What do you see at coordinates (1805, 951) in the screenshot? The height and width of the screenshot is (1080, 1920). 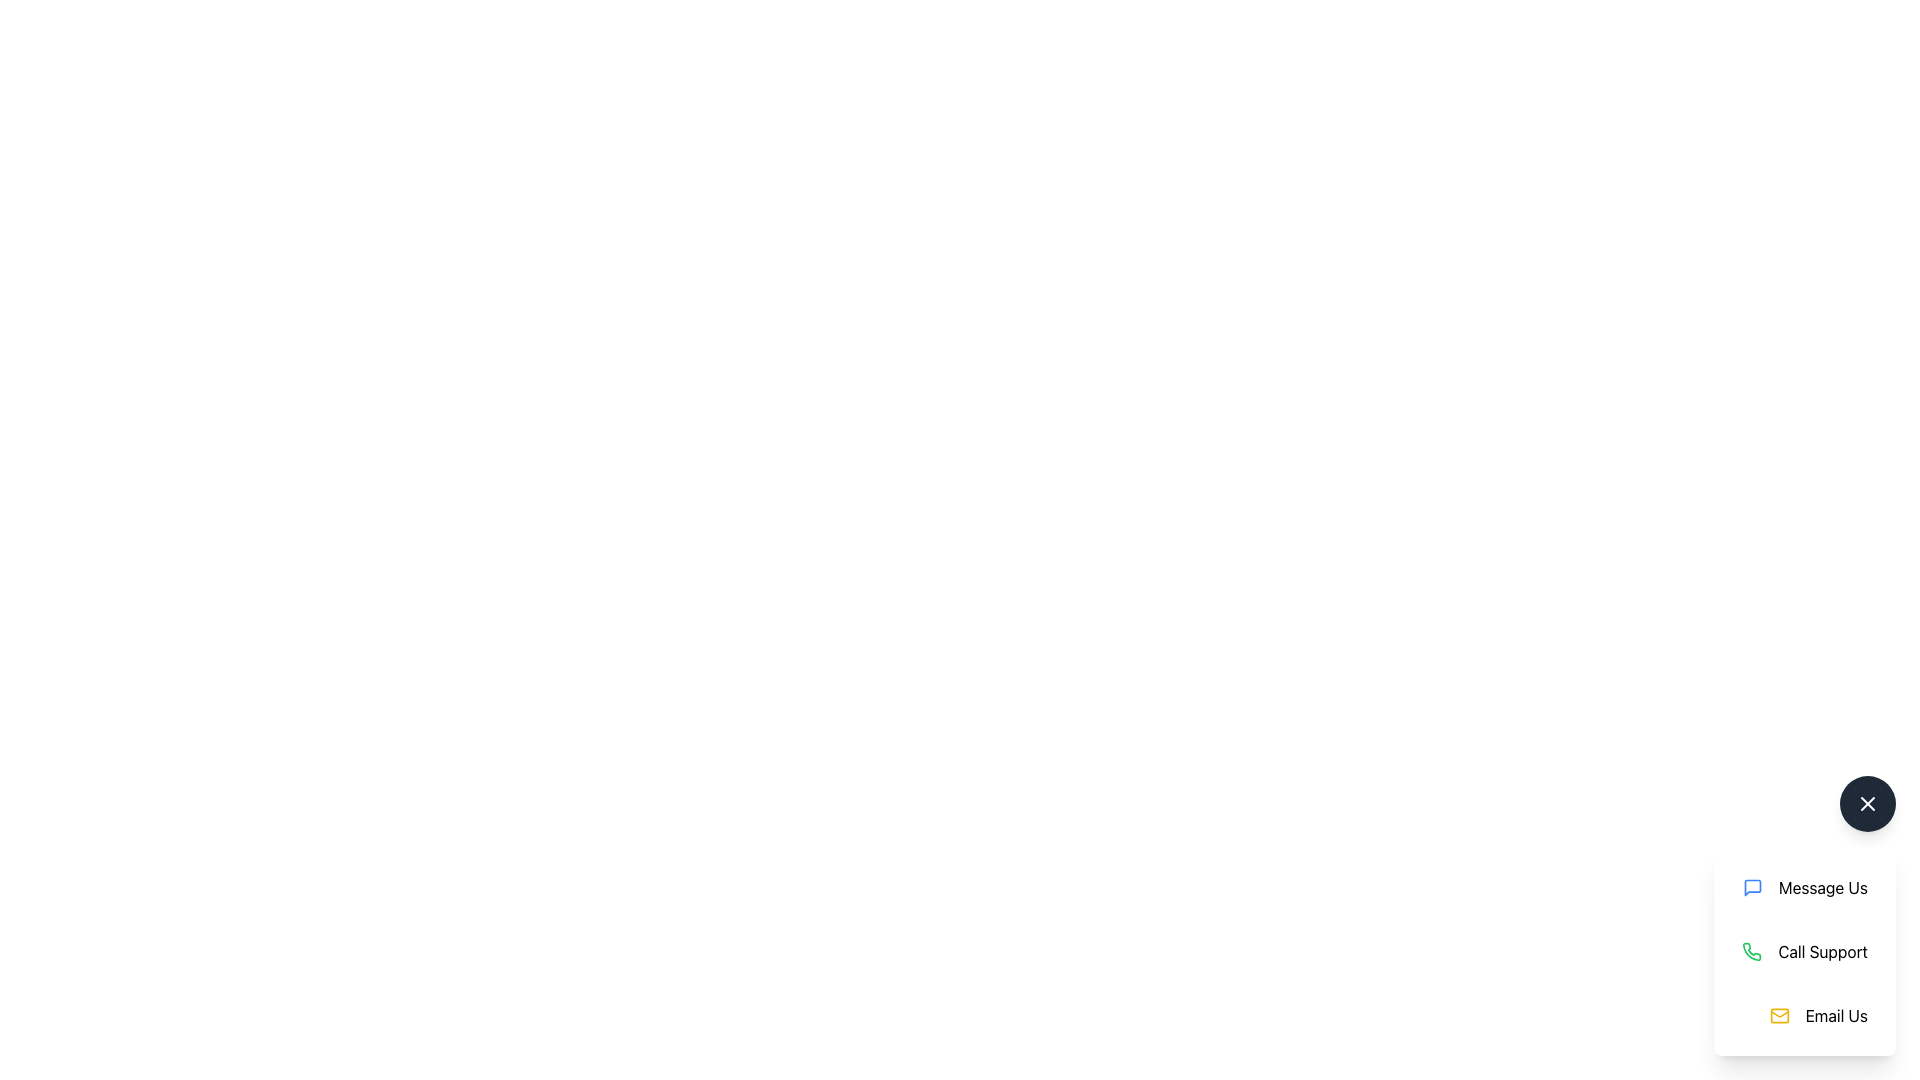 I see `the contact support button, which is the second item in the vertical list of options between 'Message Us' and 'Email Us'` at bounding box center [1805, 951].